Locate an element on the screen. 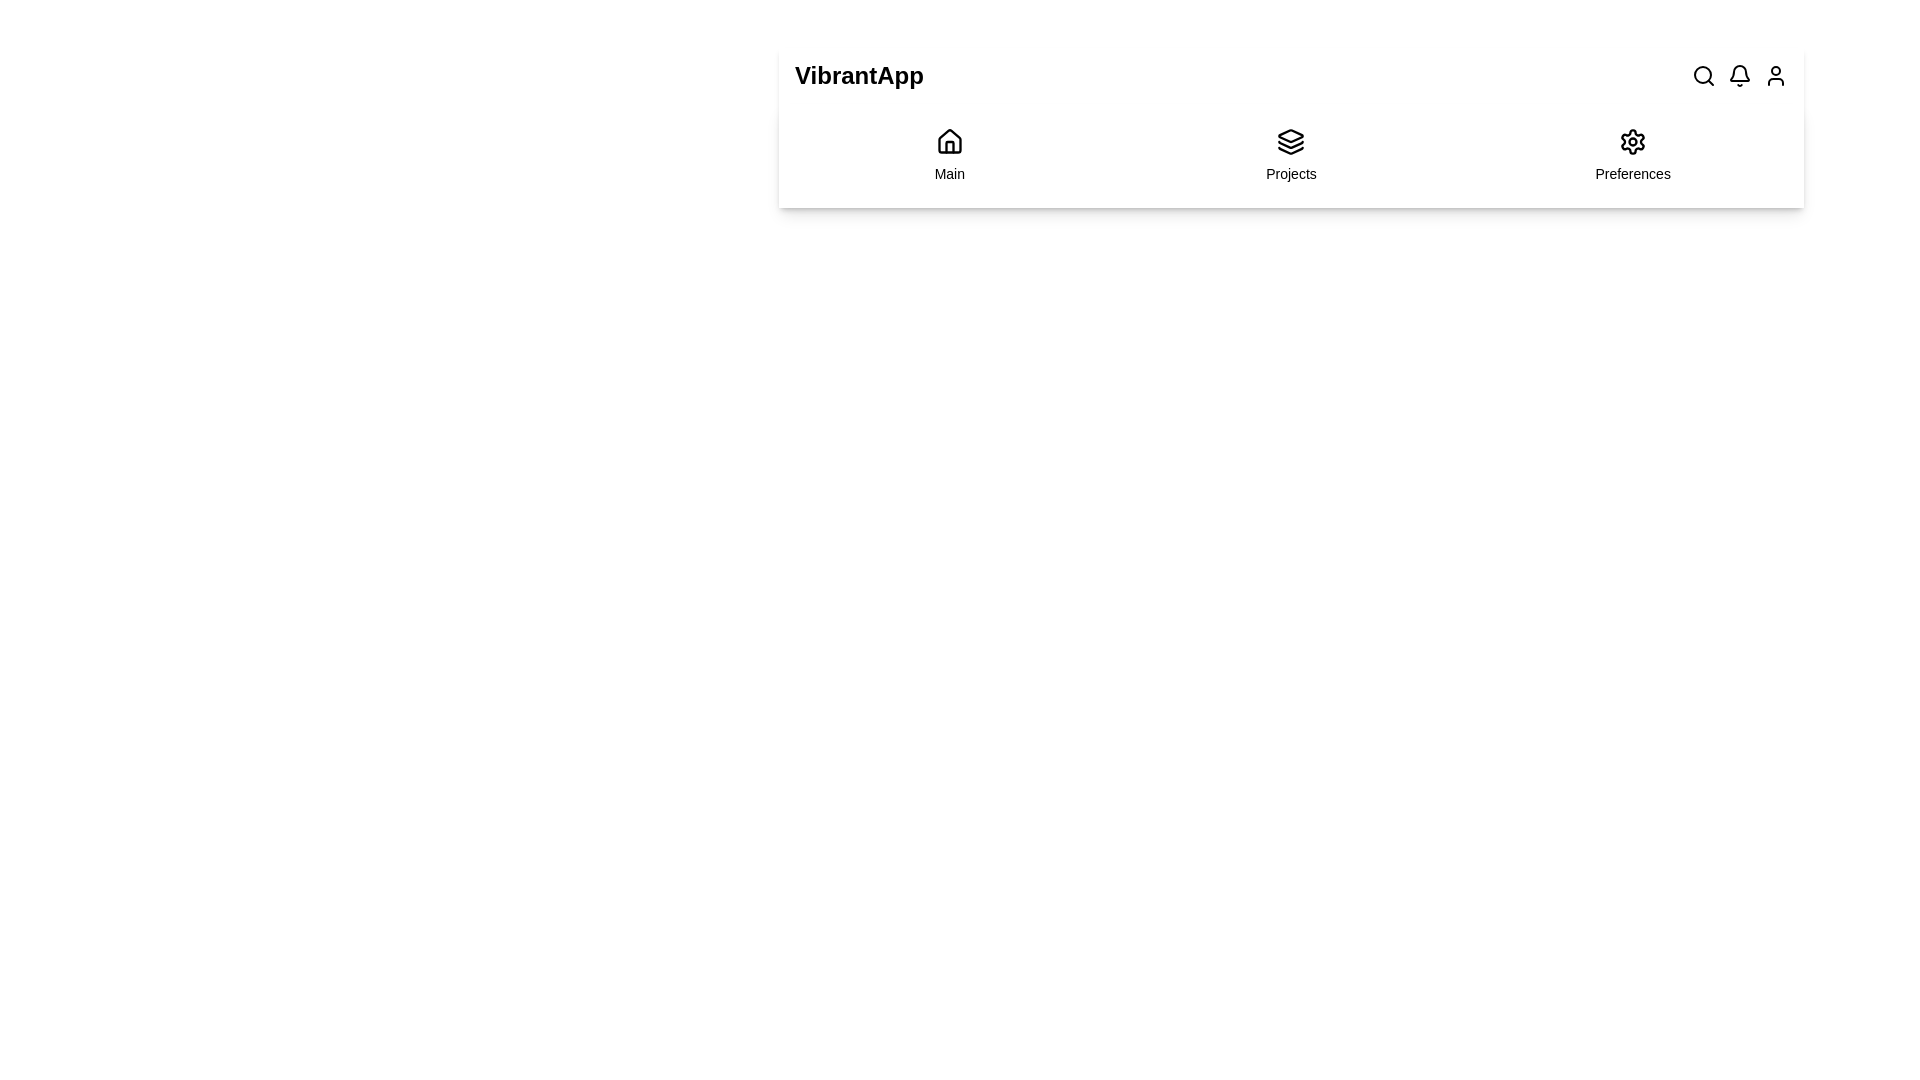  the 'Main' navigation item to navigate to the main page is located at coordinates (948, 154).